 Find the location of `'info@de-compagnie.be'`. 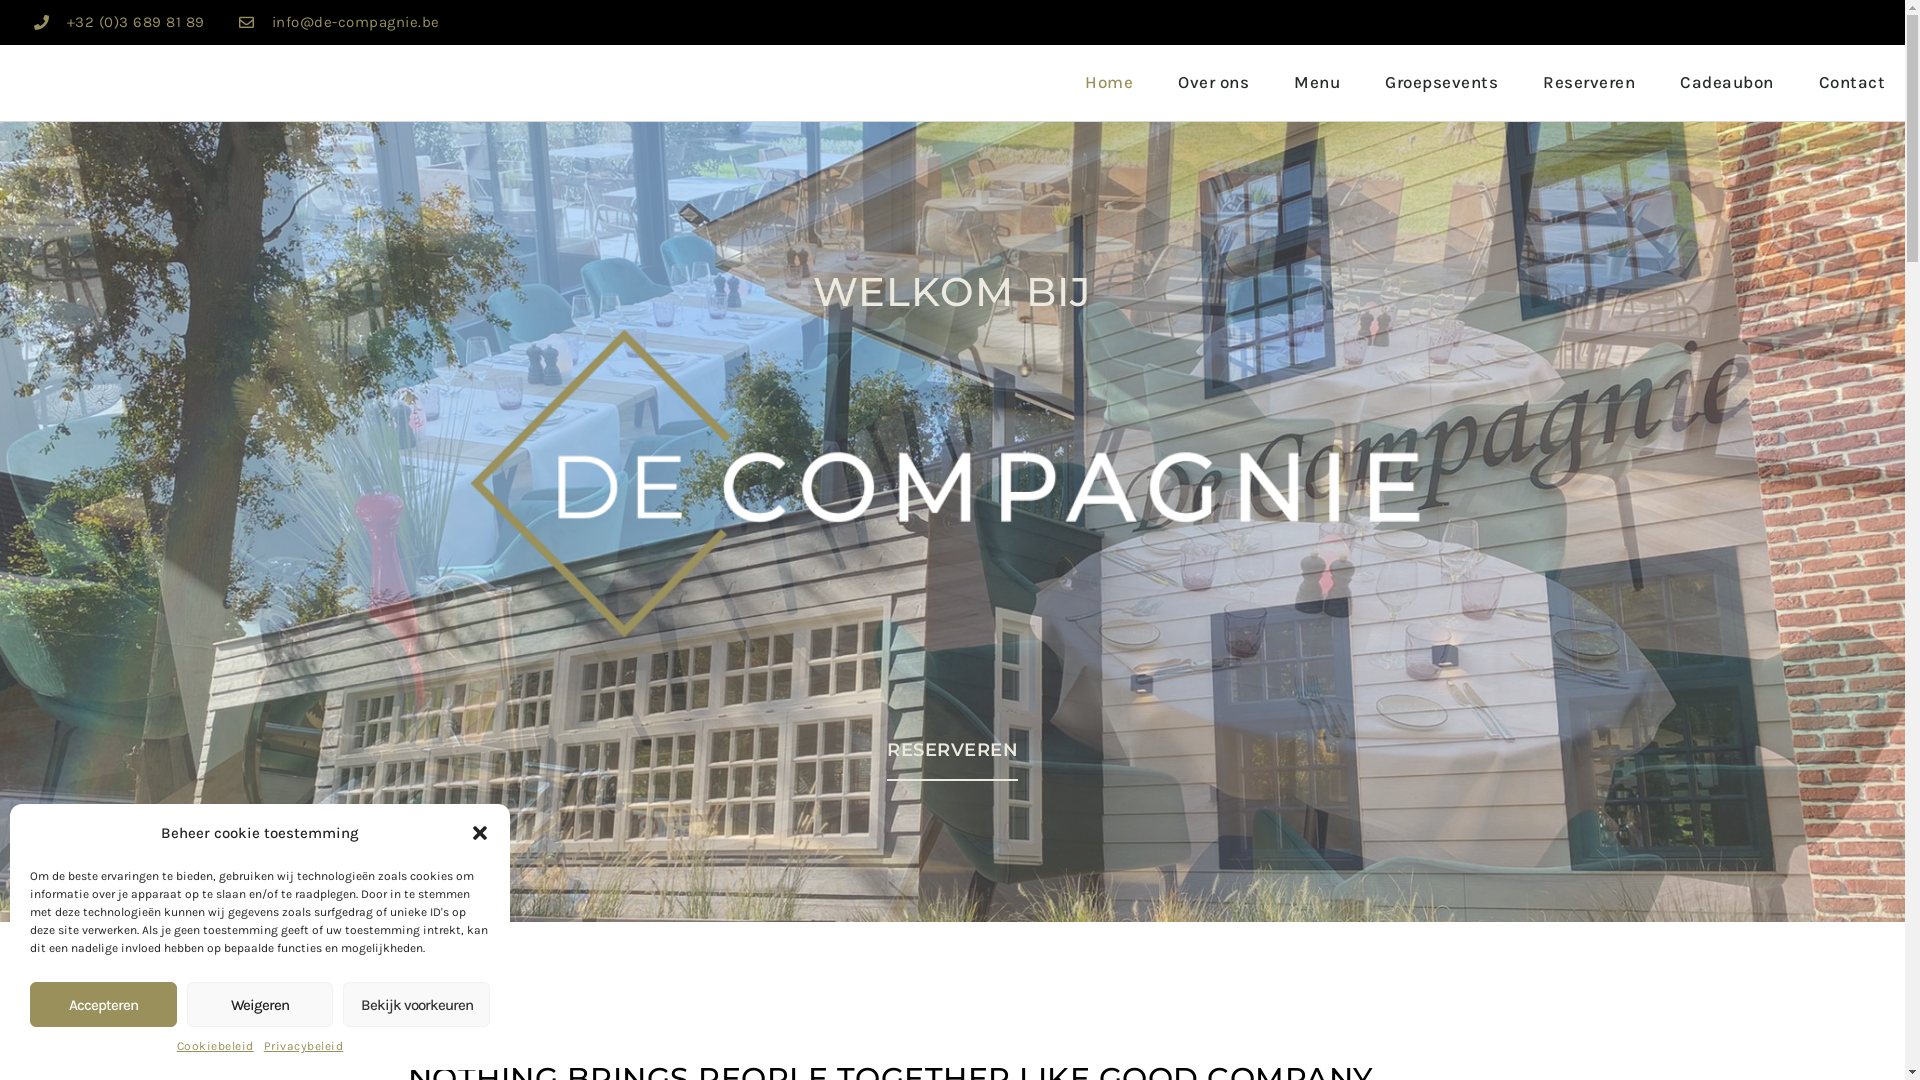

'info@de-compagnie.be' is located at coordinates (355, 22).